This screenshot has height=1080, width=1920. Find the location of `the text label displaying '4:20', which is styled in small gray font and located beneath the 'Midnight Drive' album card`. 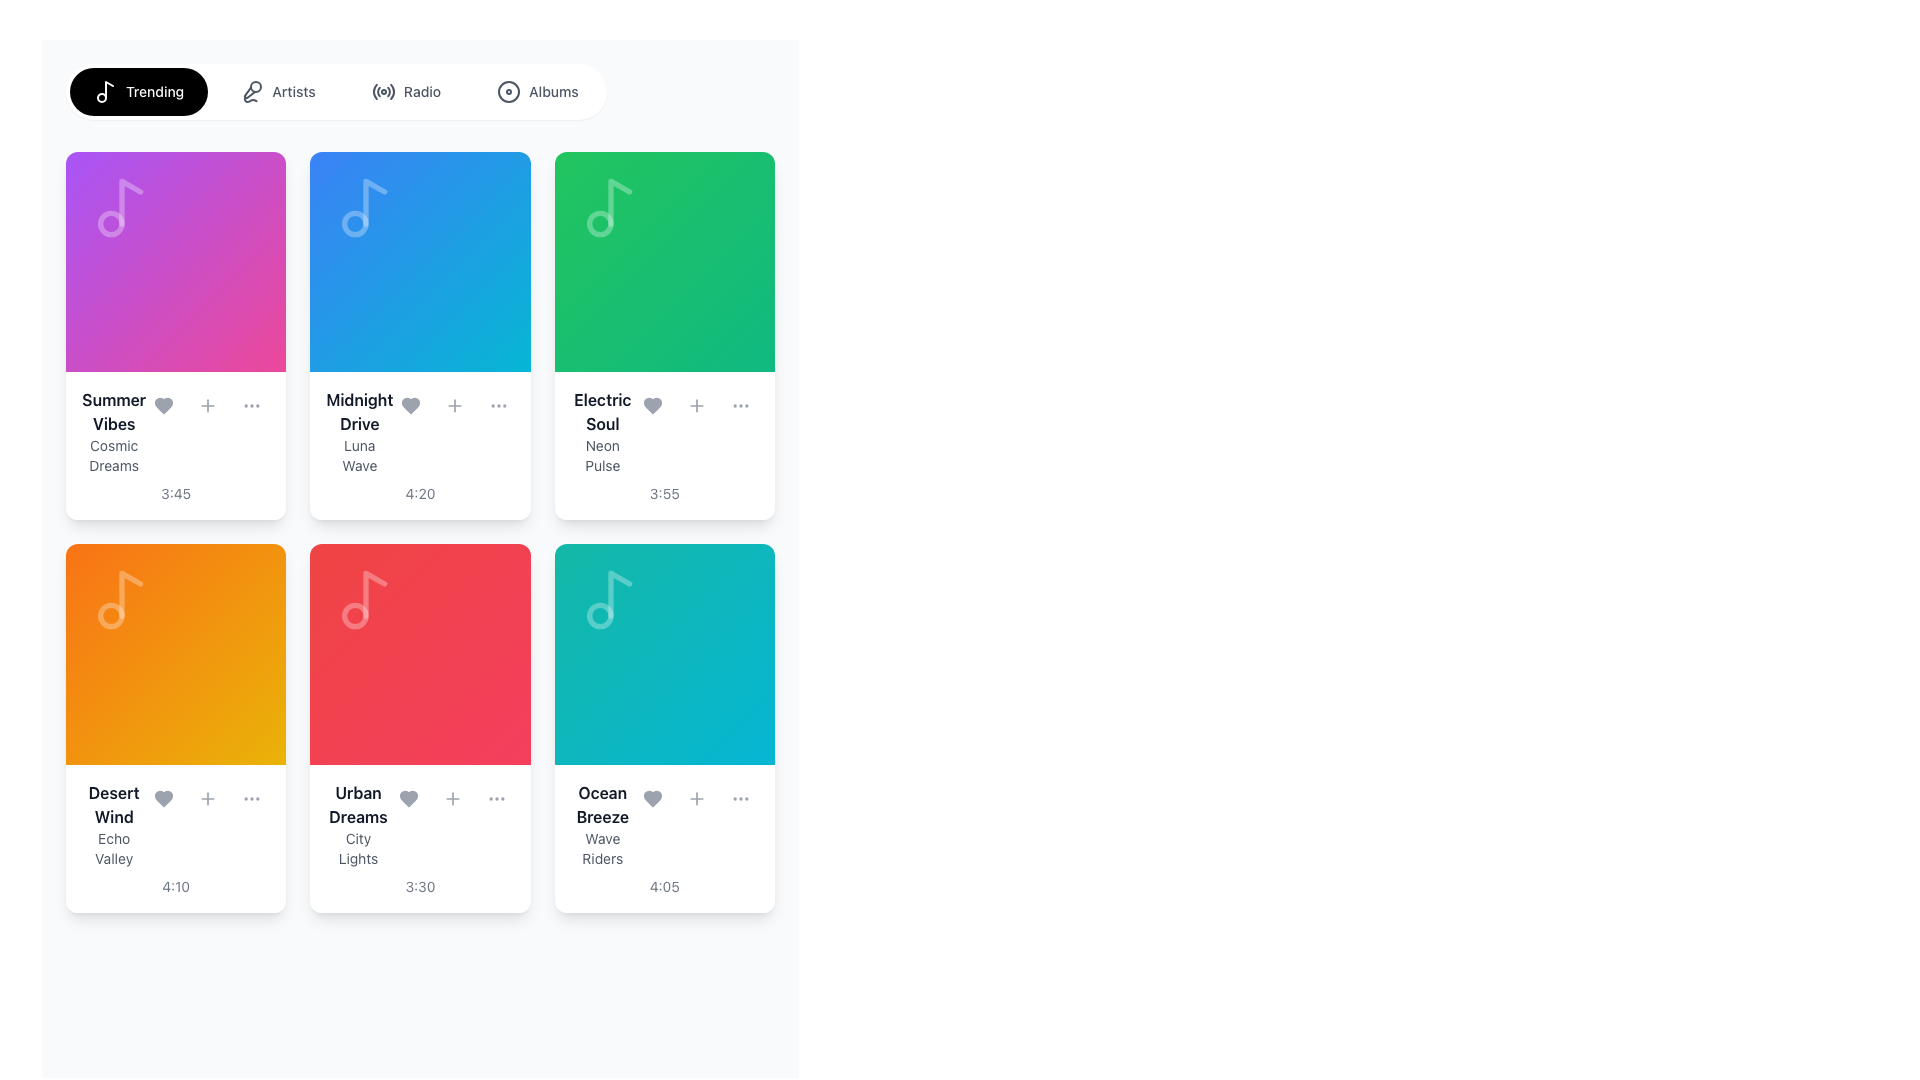

the text label displaying '4:20', which is styled in small gray font and located beneath the 'Midnight Drive' album card is located at coordinates (419, 494).